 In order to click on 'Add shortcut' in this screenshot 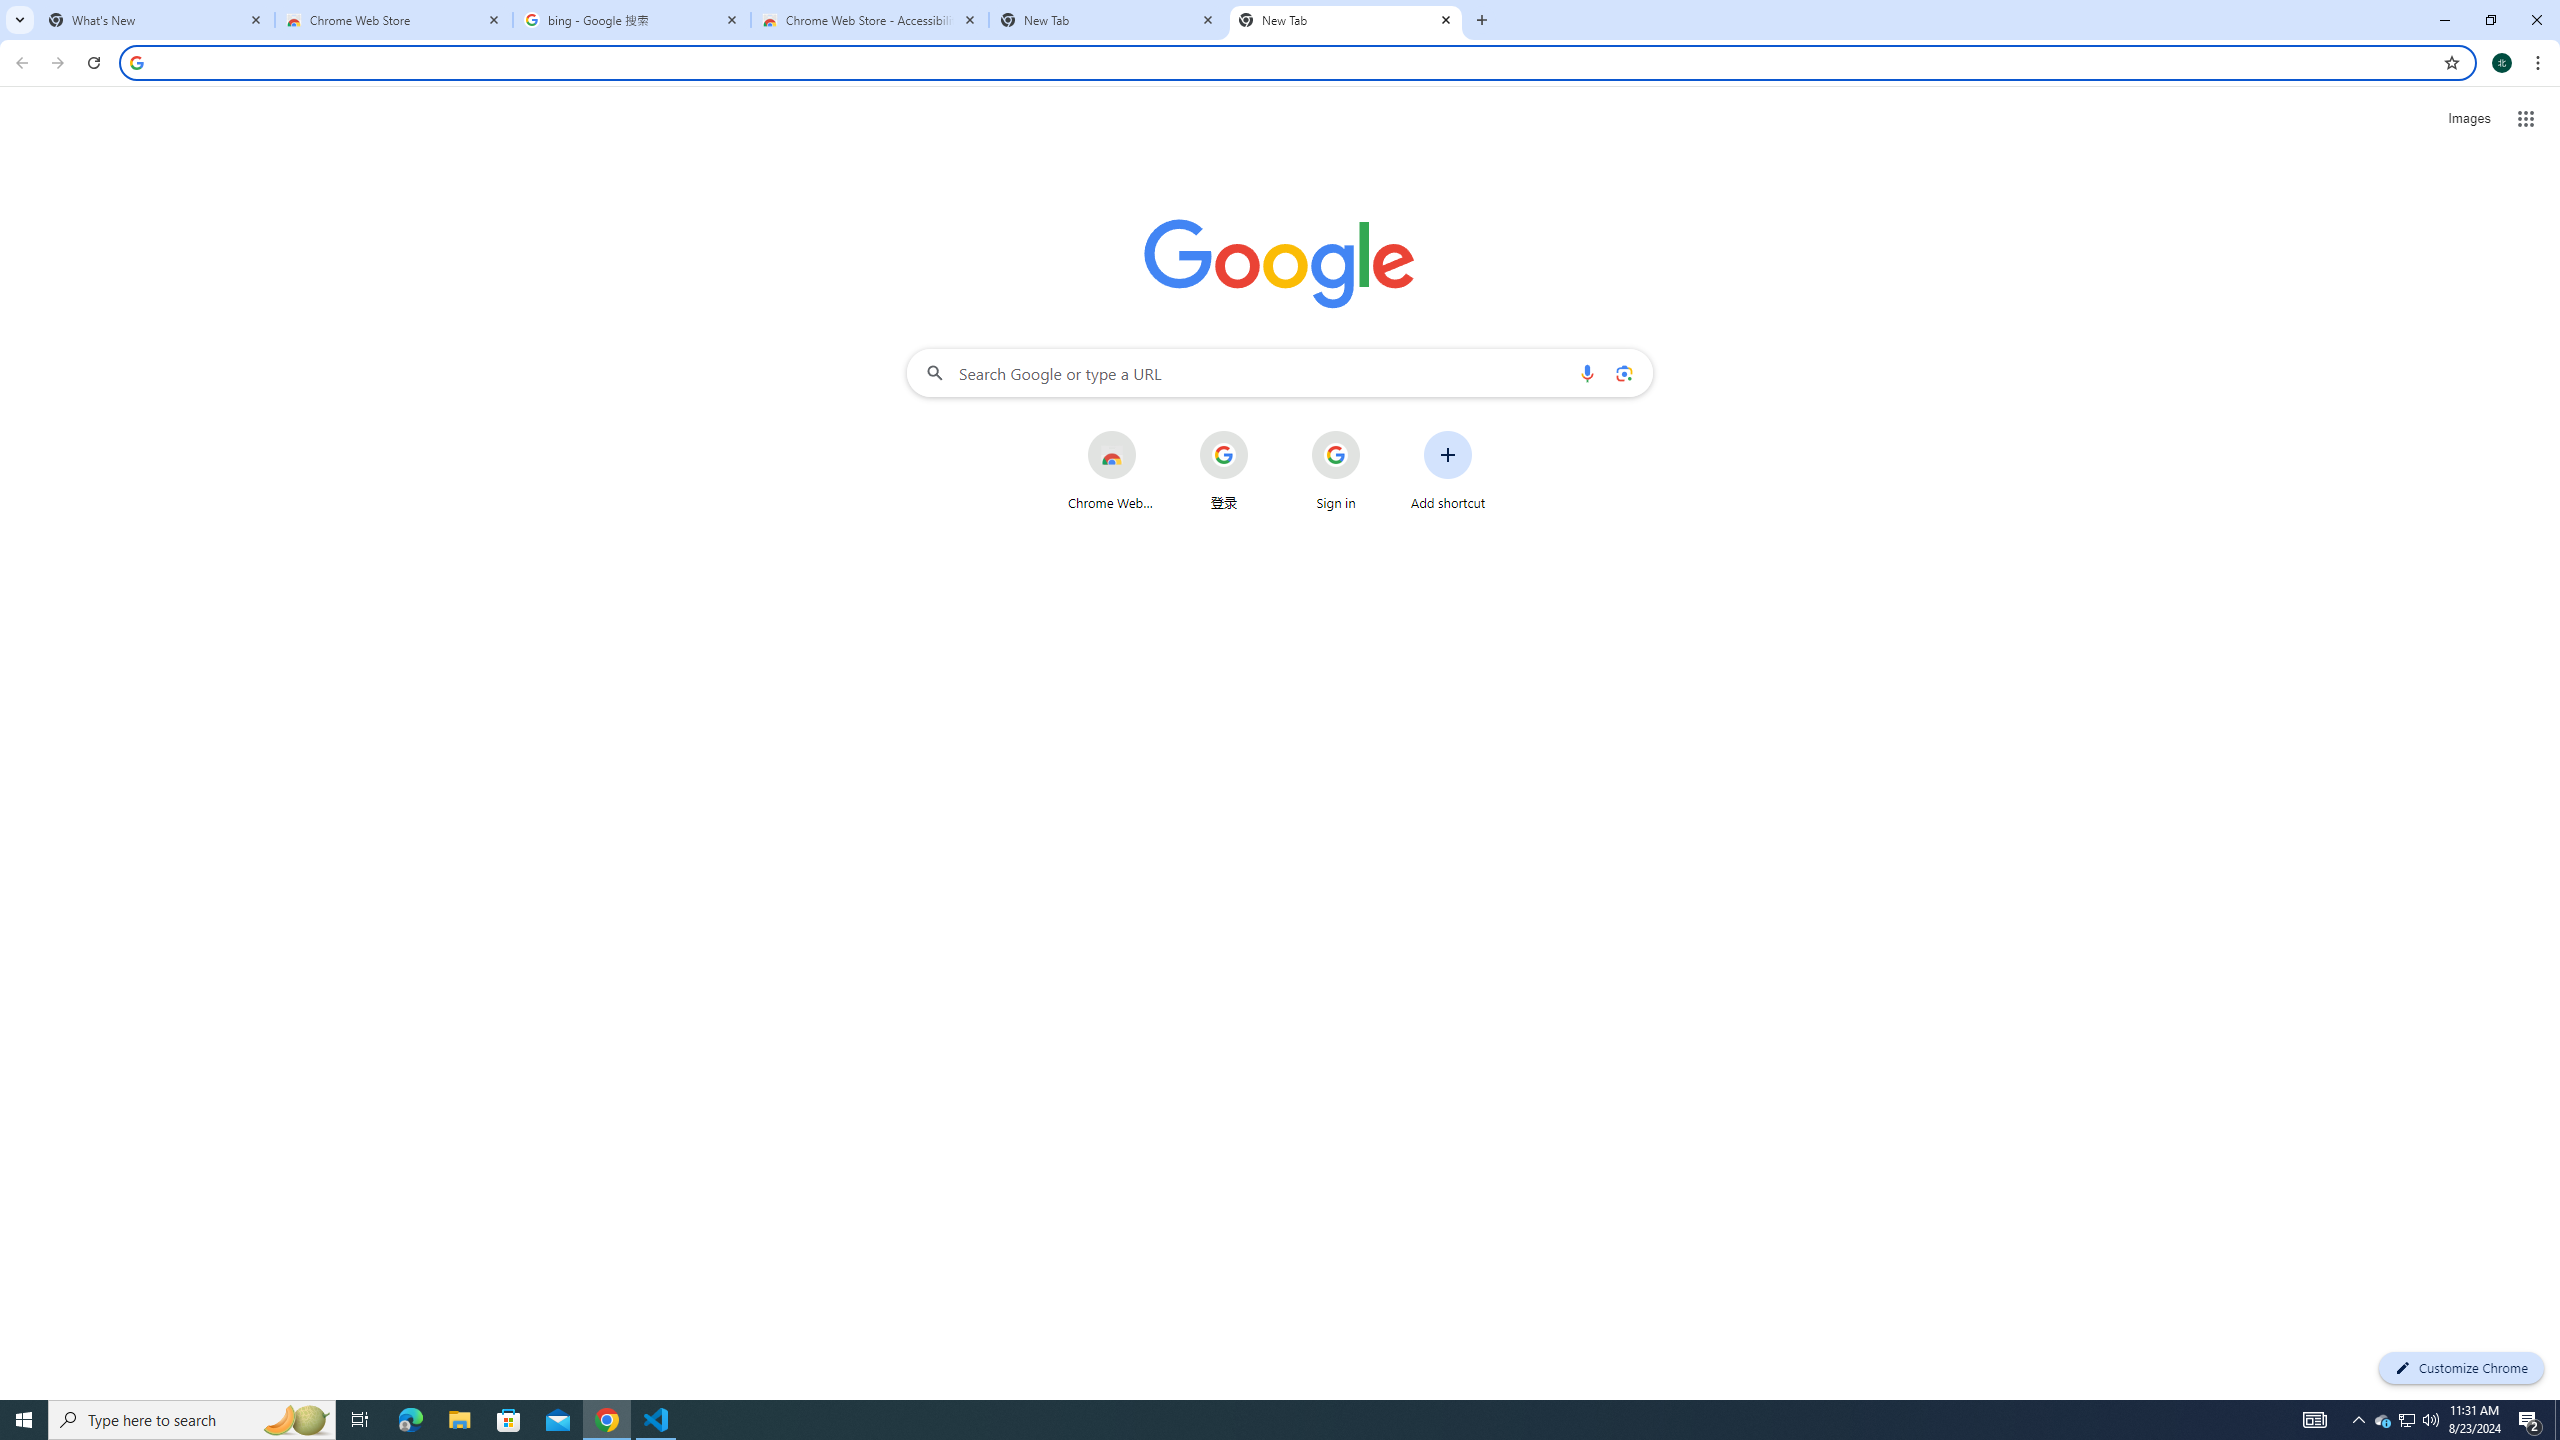, I will do `click(1447, 470)`.